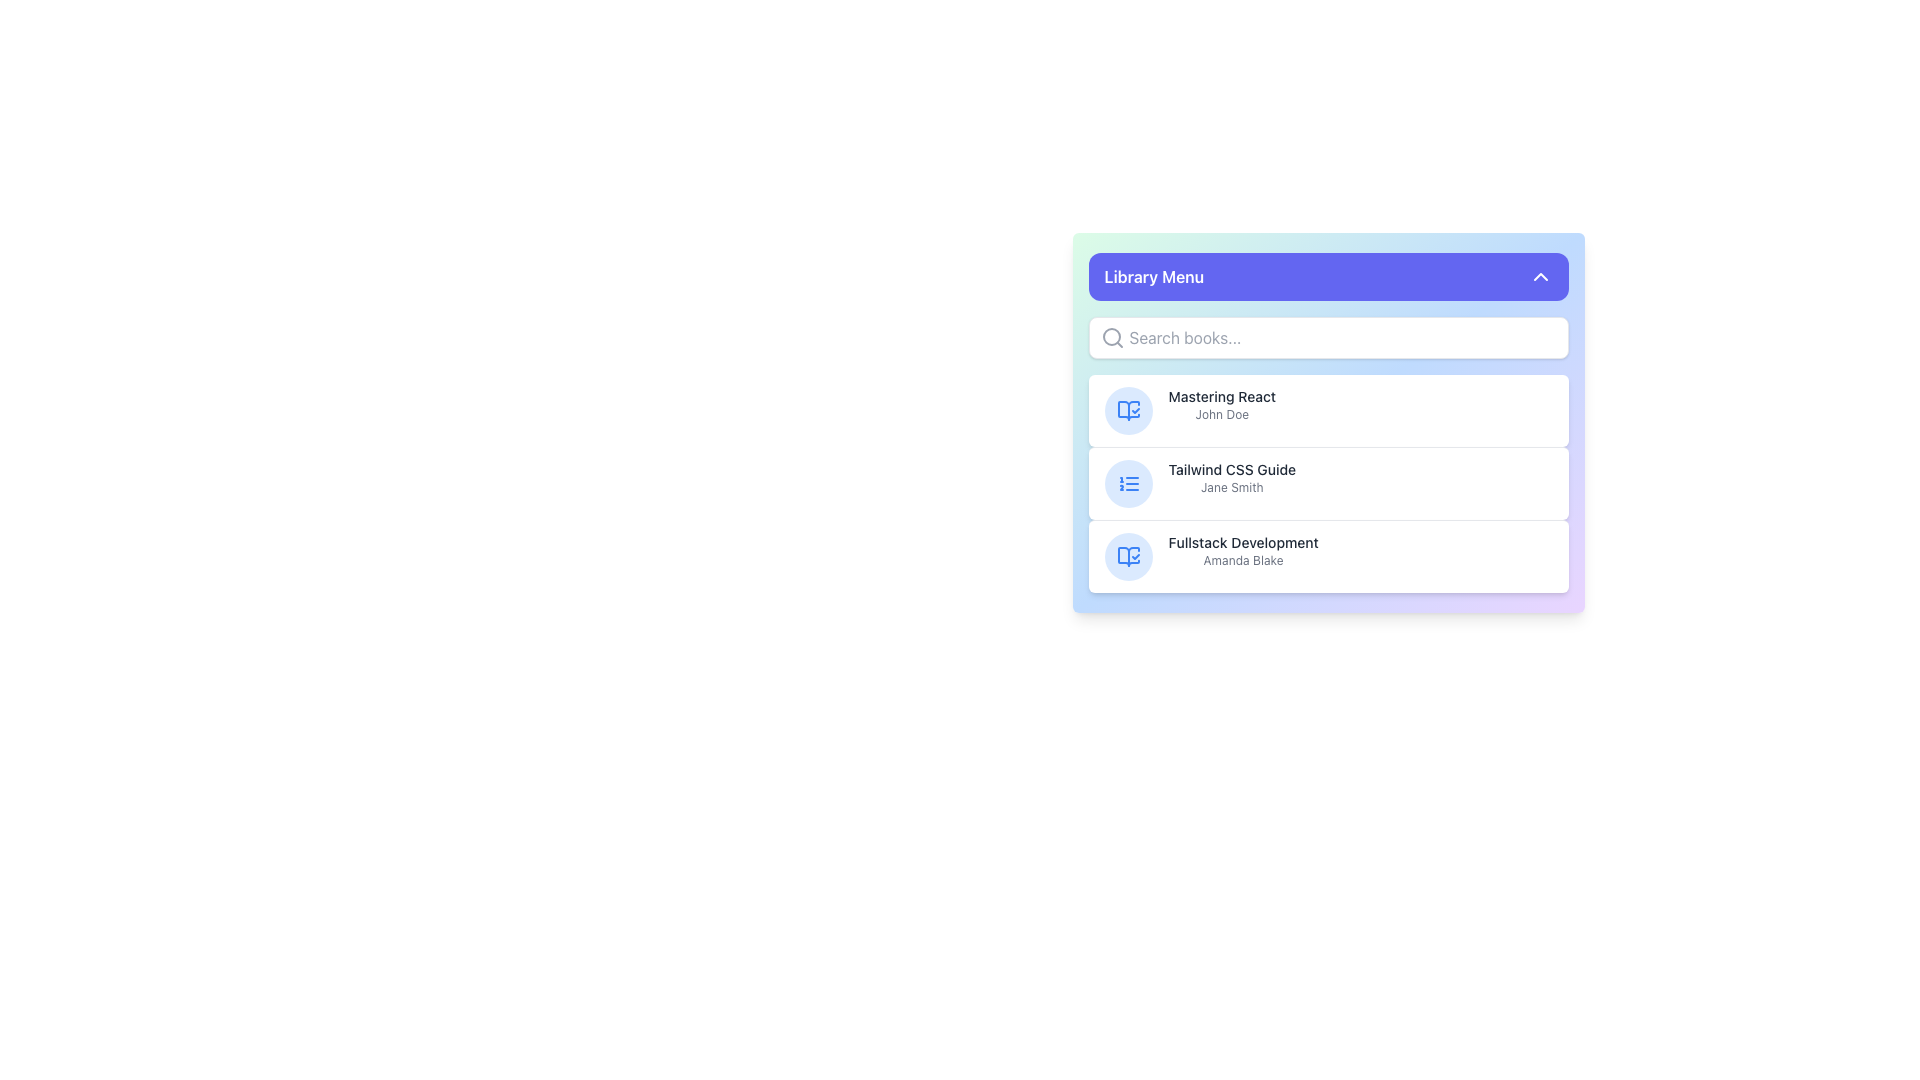 This screenshot has height=1080, width=1920. Describe the element at coordinates (1111, 337) in the screenshot. I see `the search icon, which resembles a magnifying glass and is located on the left side of the text input field within the Library Menu component` at that location.